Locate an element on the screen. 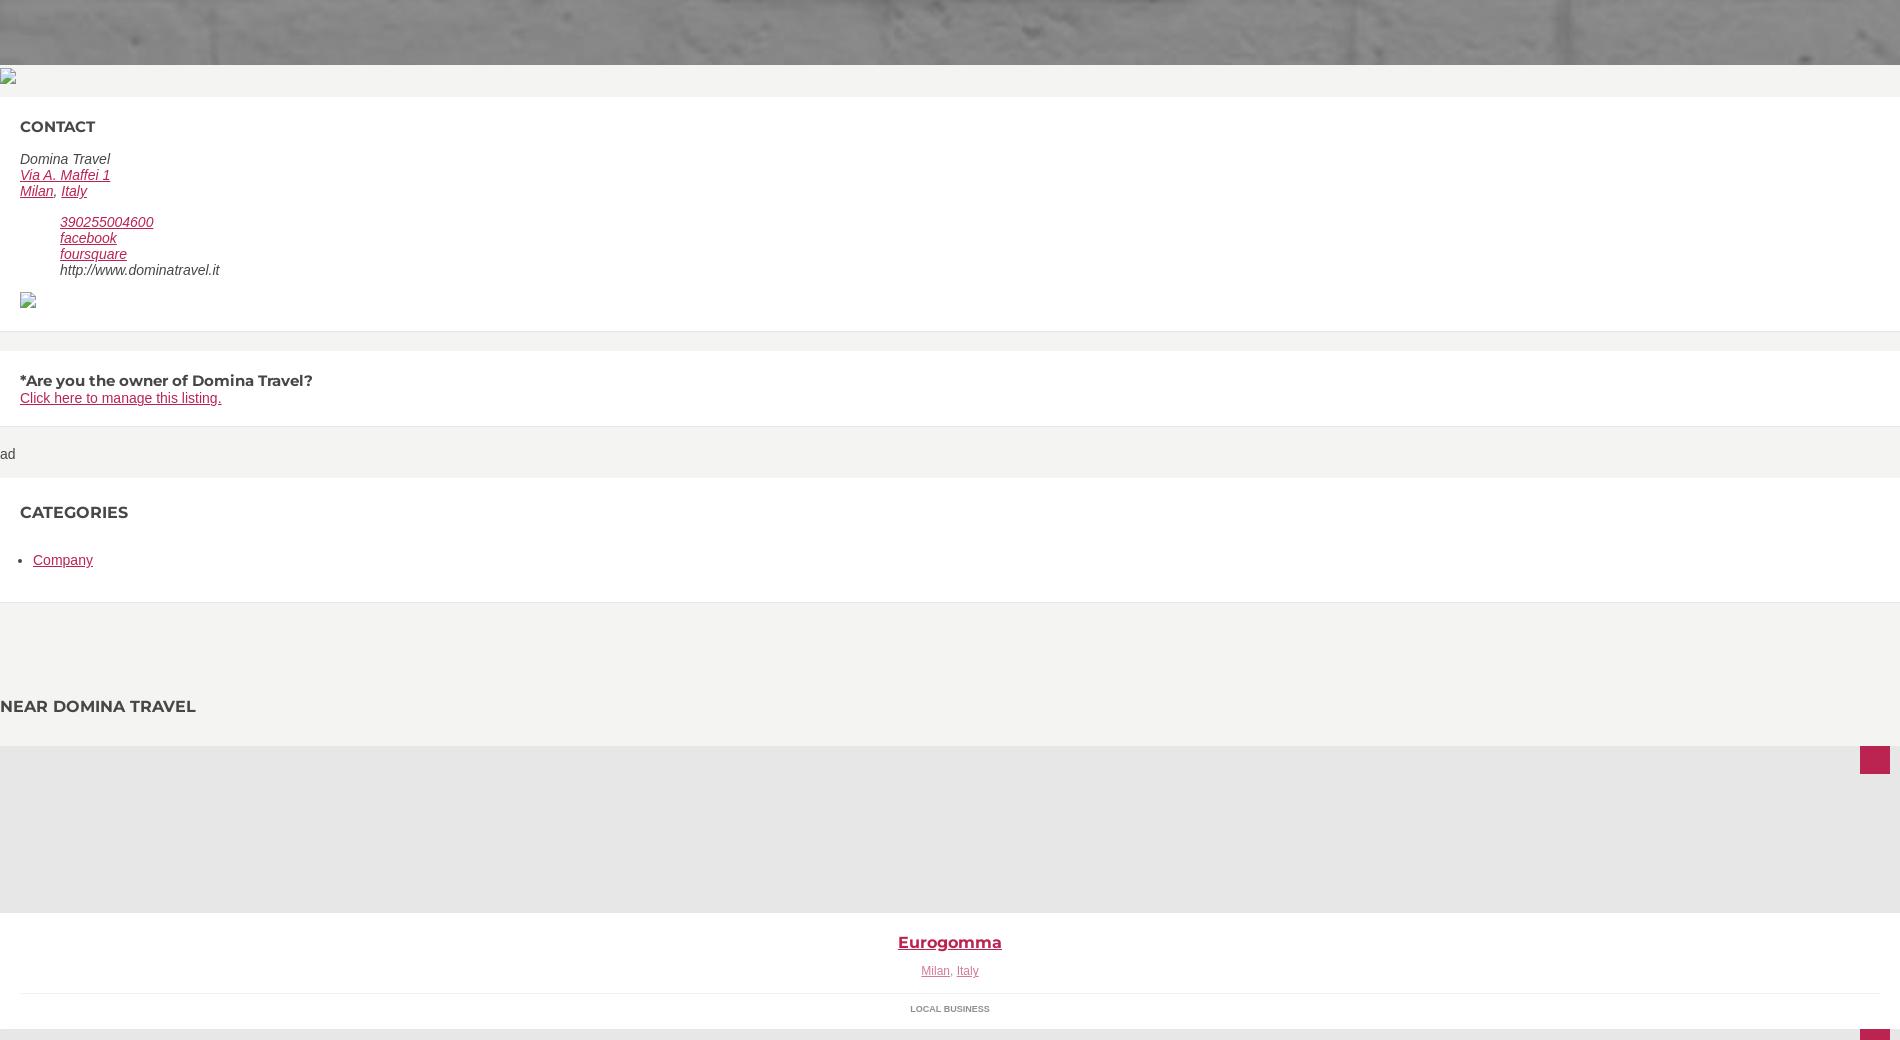 The image size is (1900, 1040). 'http://www.dominatravel.it' is located at coordinates (139, 268).